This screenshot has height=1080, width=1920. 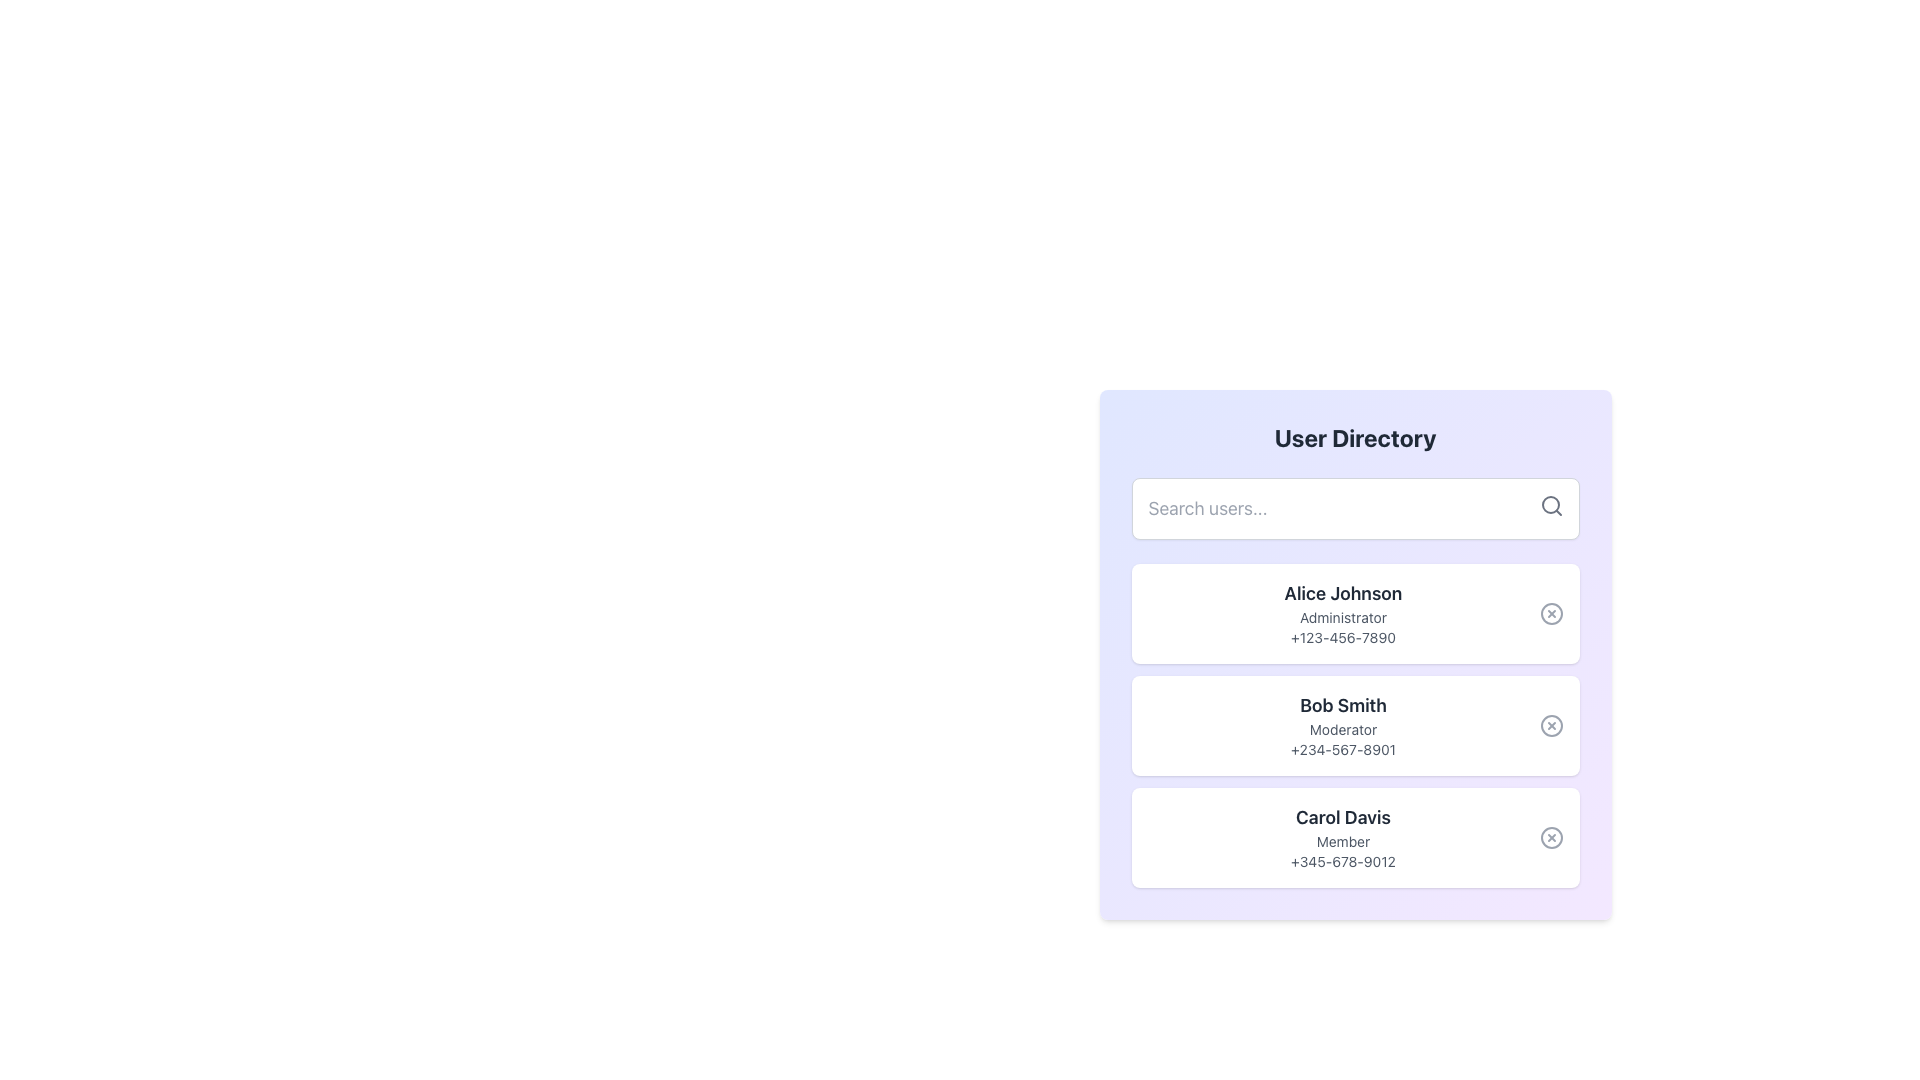 What do you see at coordinates (1343, 616) in the screenshot?
I see `the 'Administrator' label, which is a muted gray text centered below 'Alice Johnson' in the first user card of the 'User Directory'` at bounding box center [1343, 616].